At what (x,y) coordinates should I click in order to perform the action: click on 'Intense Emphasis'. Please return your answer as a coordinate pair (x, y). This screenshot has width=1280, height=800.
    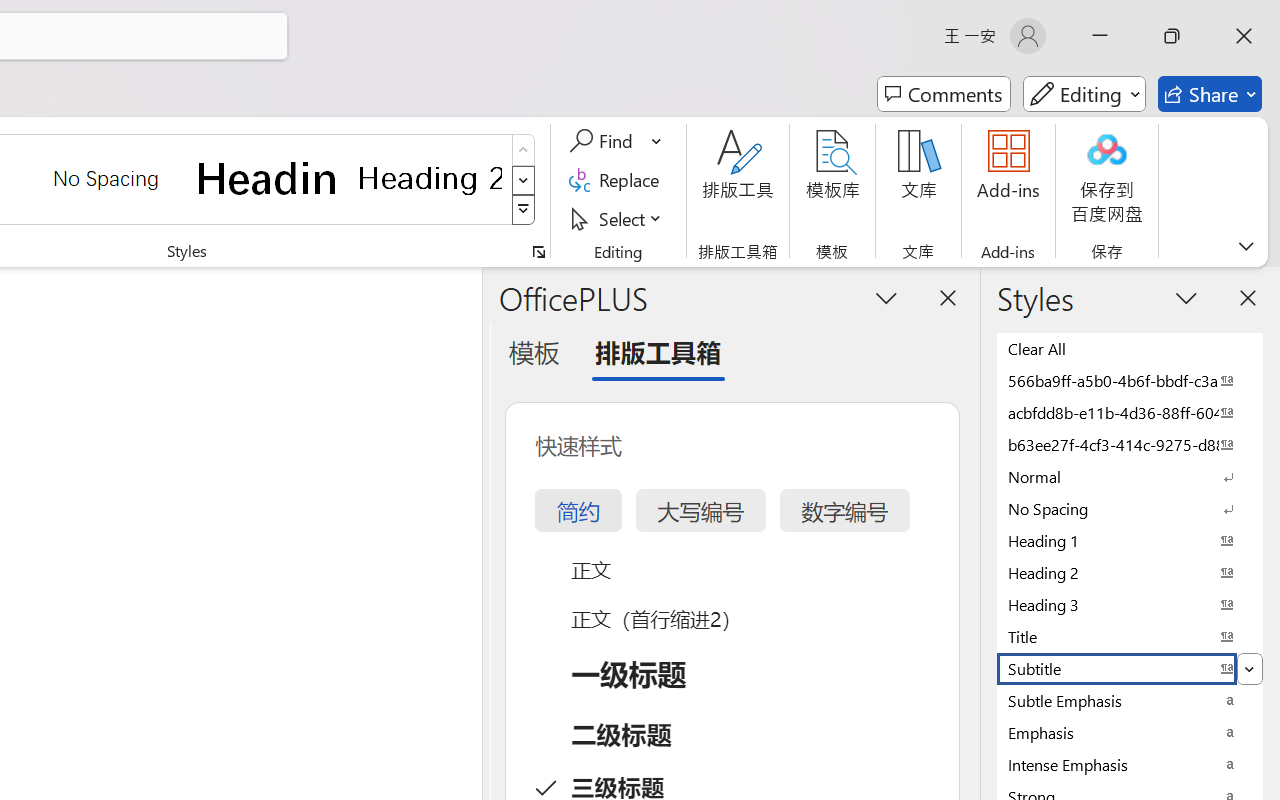
    Looking at the image, I should click on (1130, 764).